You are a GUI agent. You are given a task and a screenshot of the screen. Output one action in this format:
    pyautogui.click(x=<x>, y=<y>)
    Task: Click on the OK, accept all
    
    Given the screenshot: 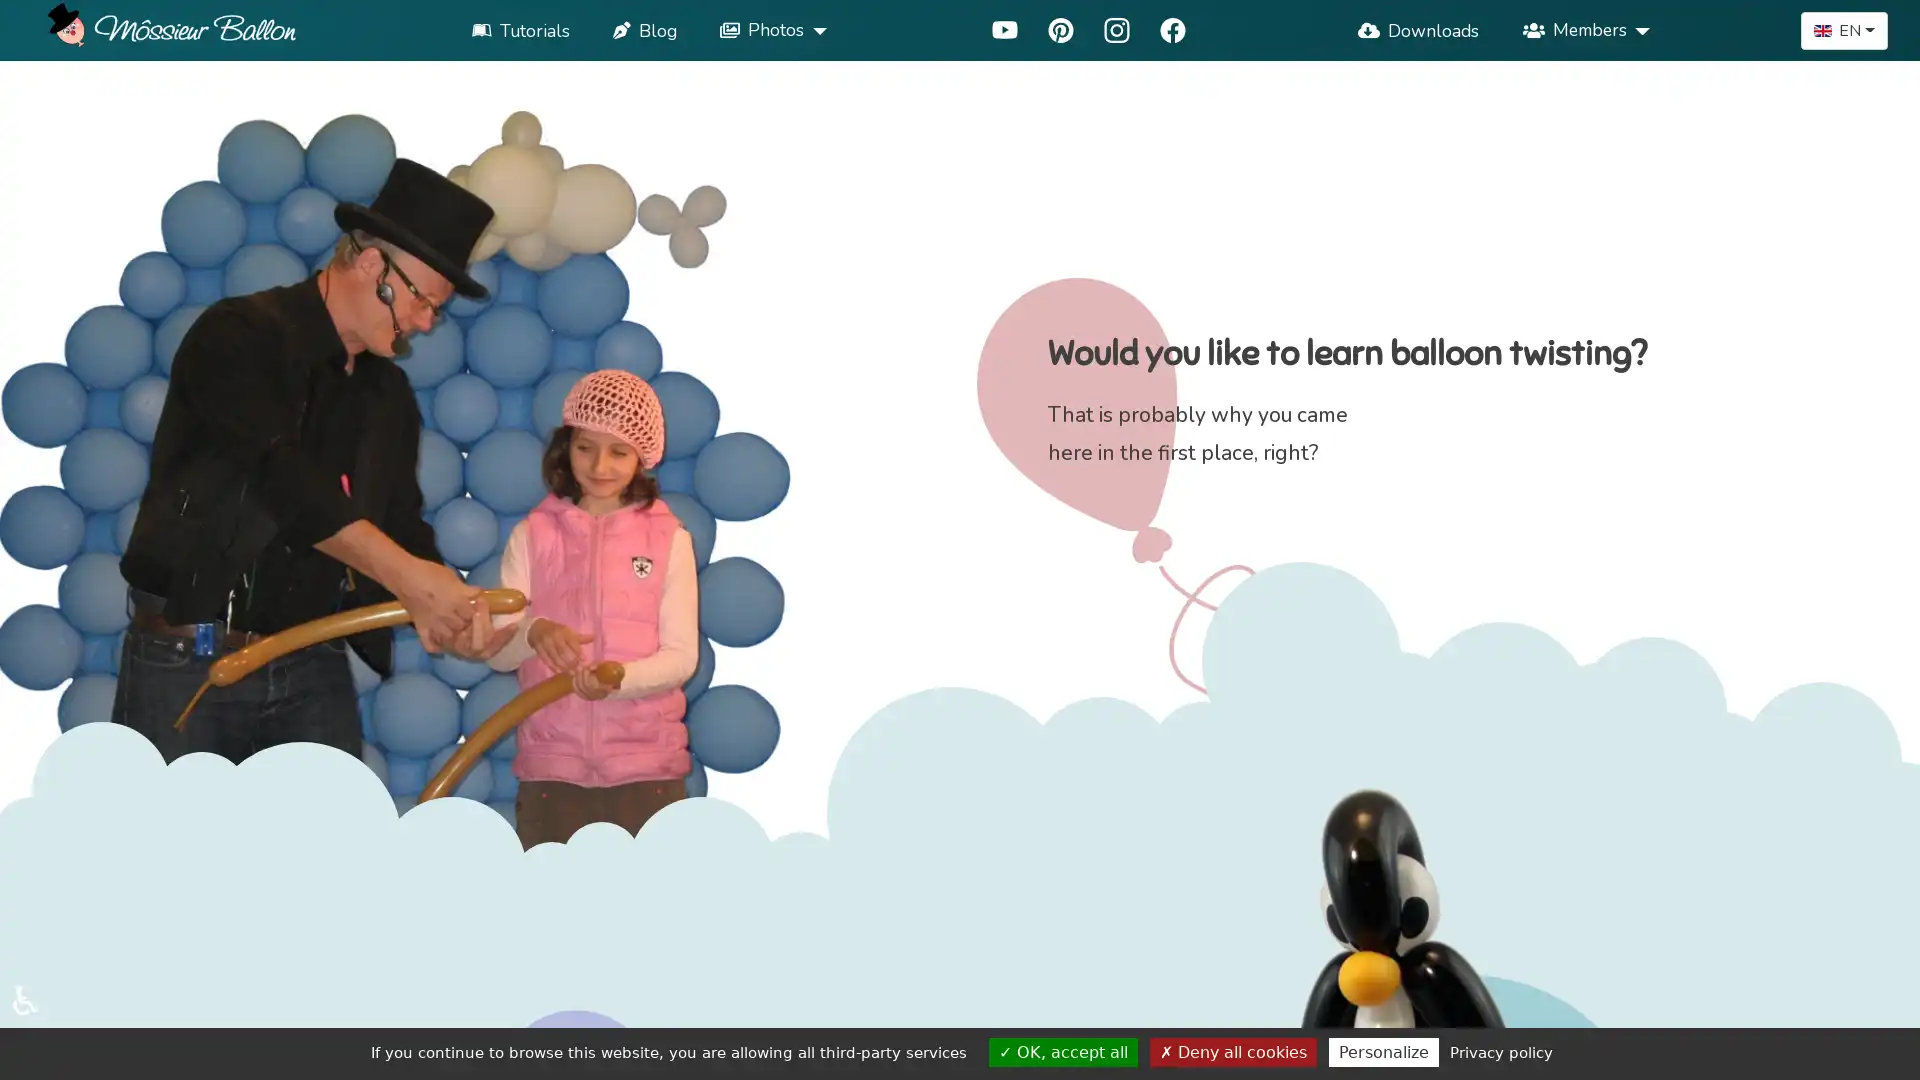 What is the action you would take?
    pyautogui.click(x=1062, y=1051)
    